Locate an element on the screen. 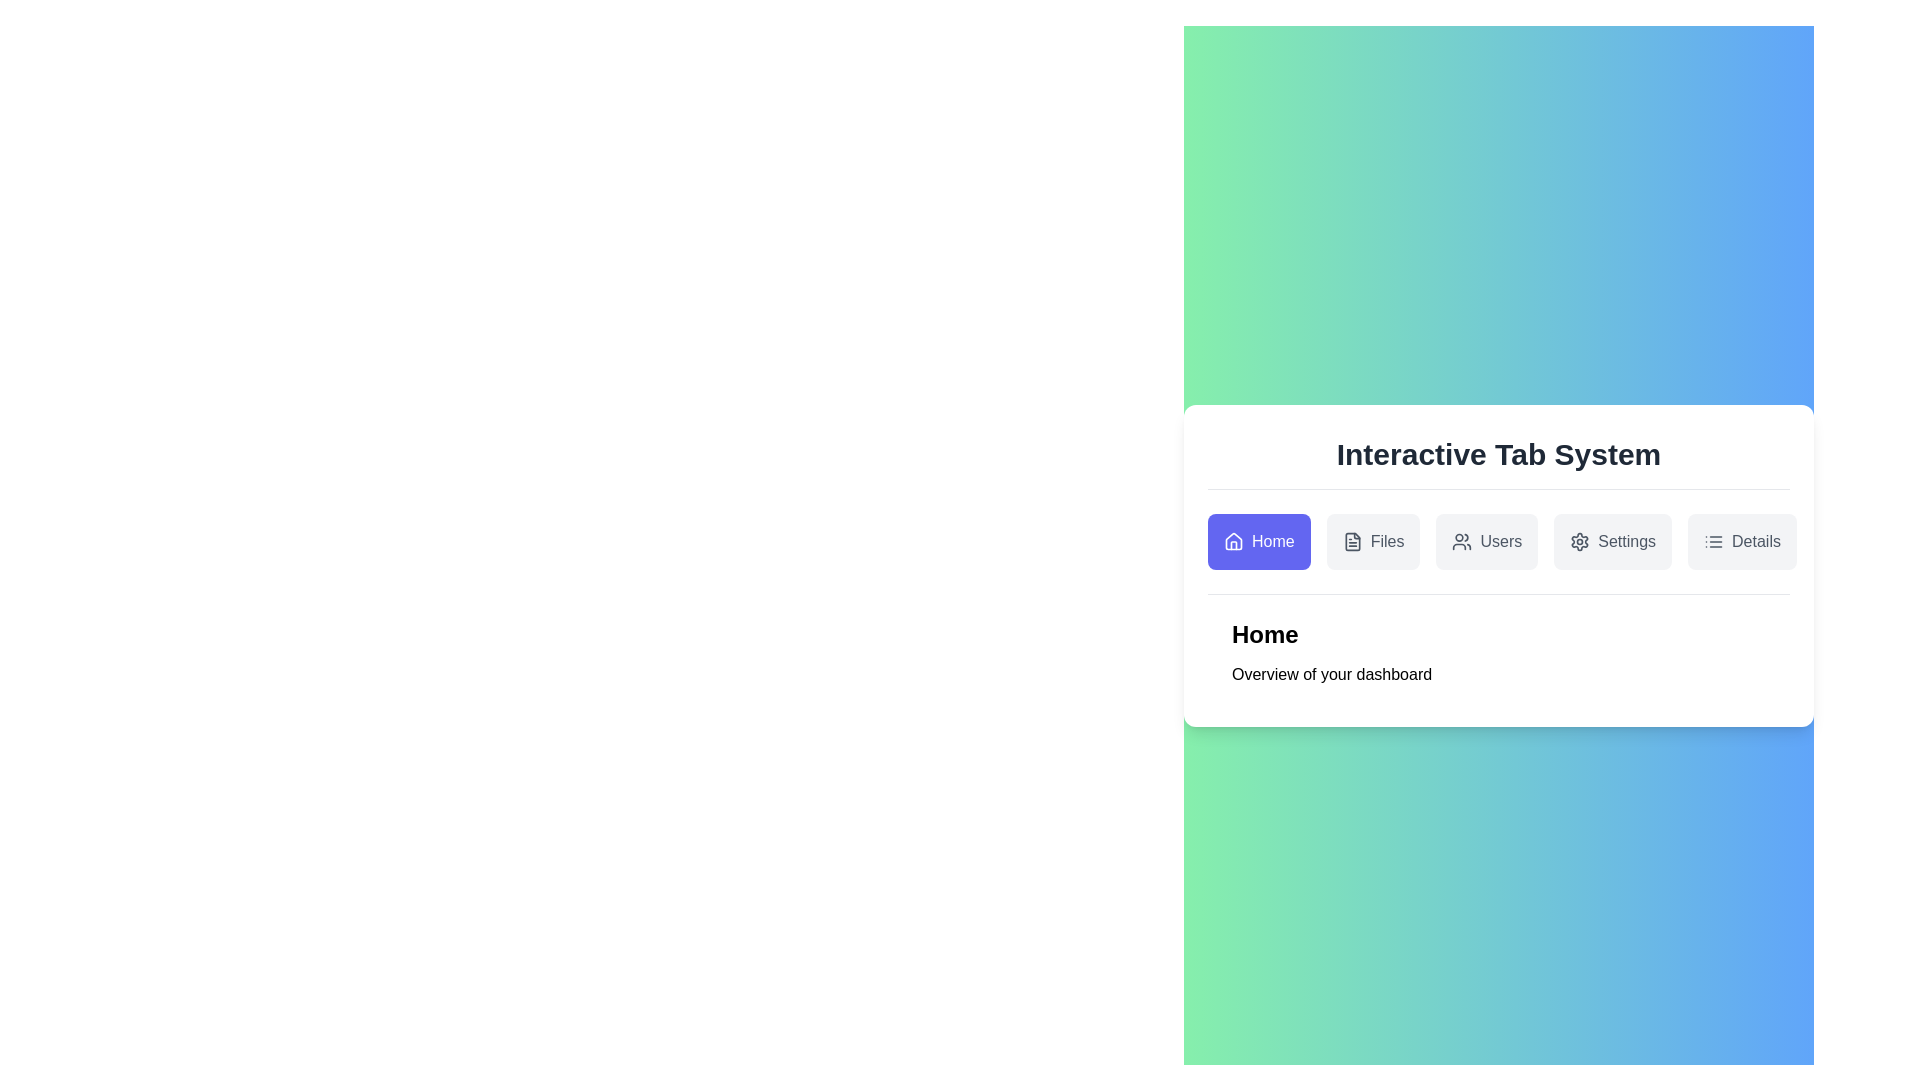 The image size is (1920, 1080). properties of the 'Home' textual label within the navigation tab button, which is styled in white on a purple background and is located next to a house icon is located at coordinates (1272, 542).